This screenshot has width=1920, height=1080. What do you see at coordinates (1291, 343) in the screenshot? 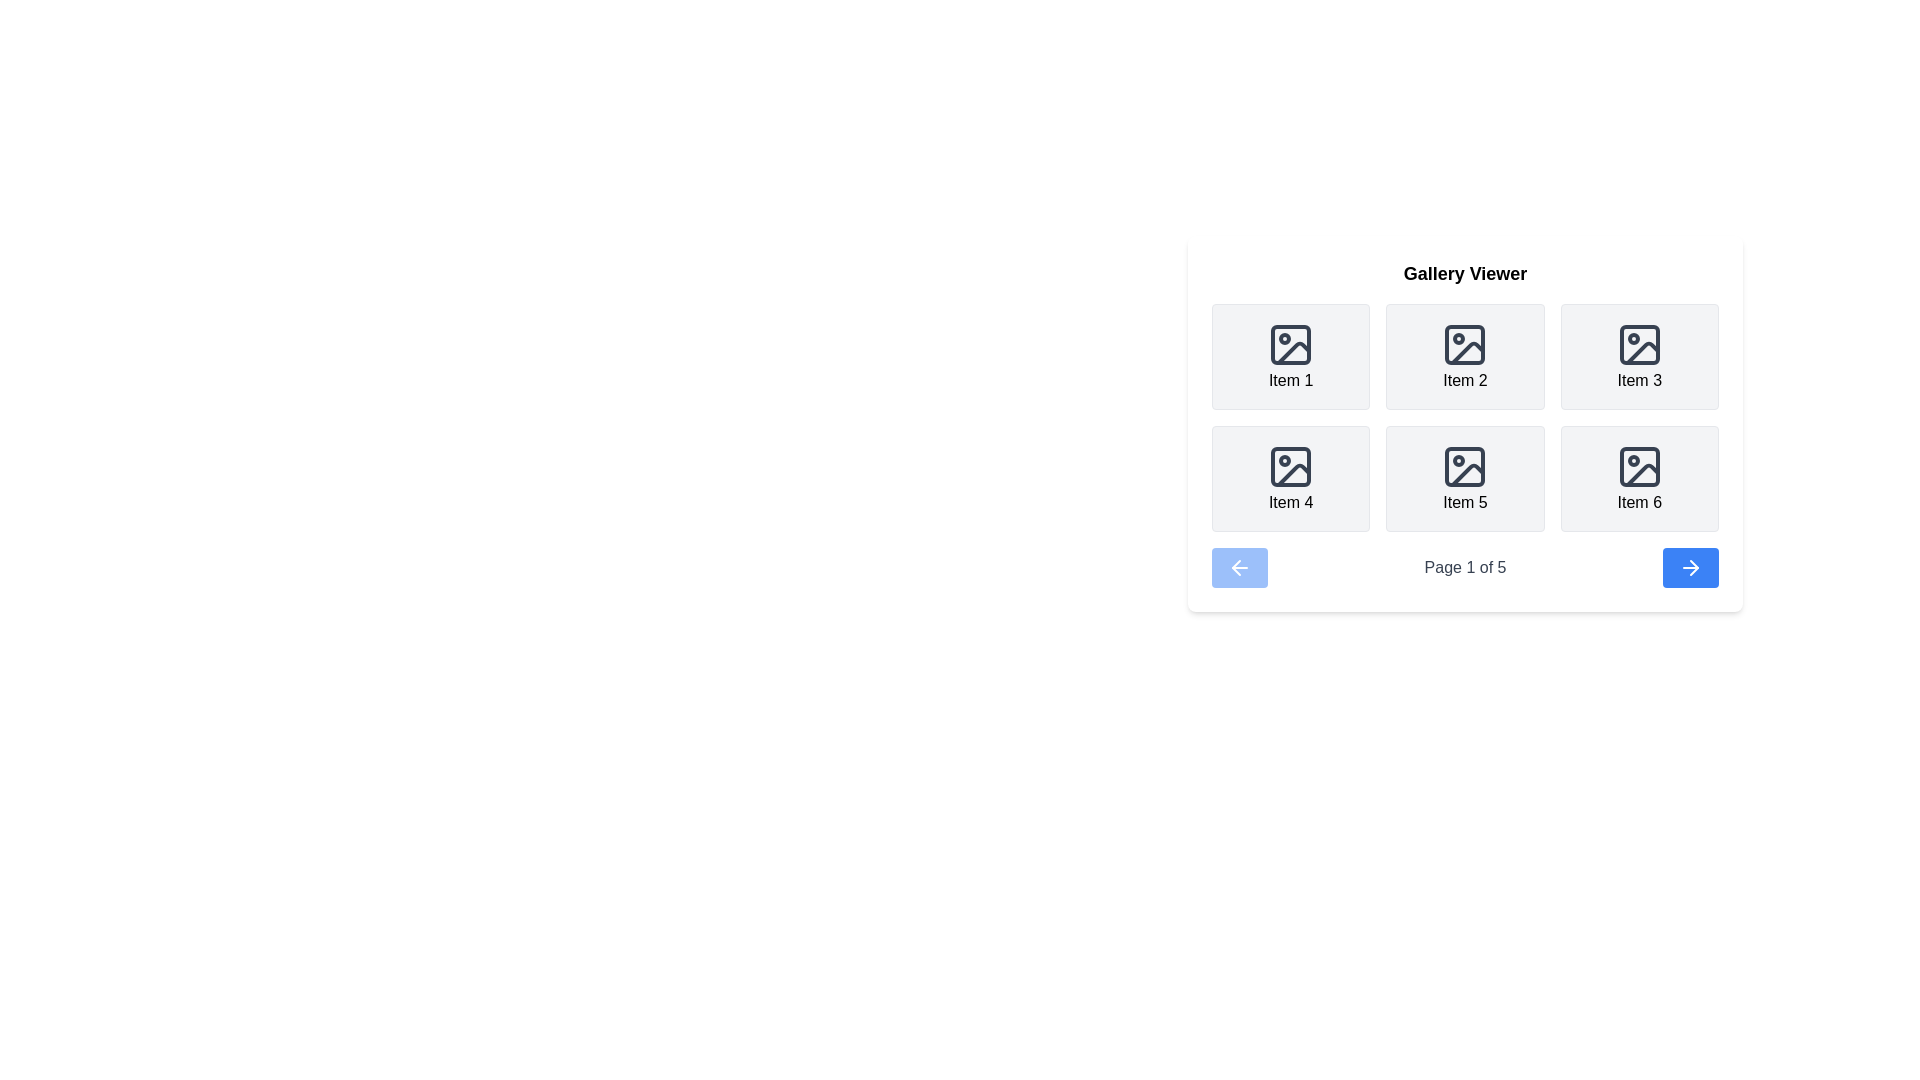
I see `the decorative icon representing media content associated with the button labeled 'Item 1'` at bounding box center [1291, 343].